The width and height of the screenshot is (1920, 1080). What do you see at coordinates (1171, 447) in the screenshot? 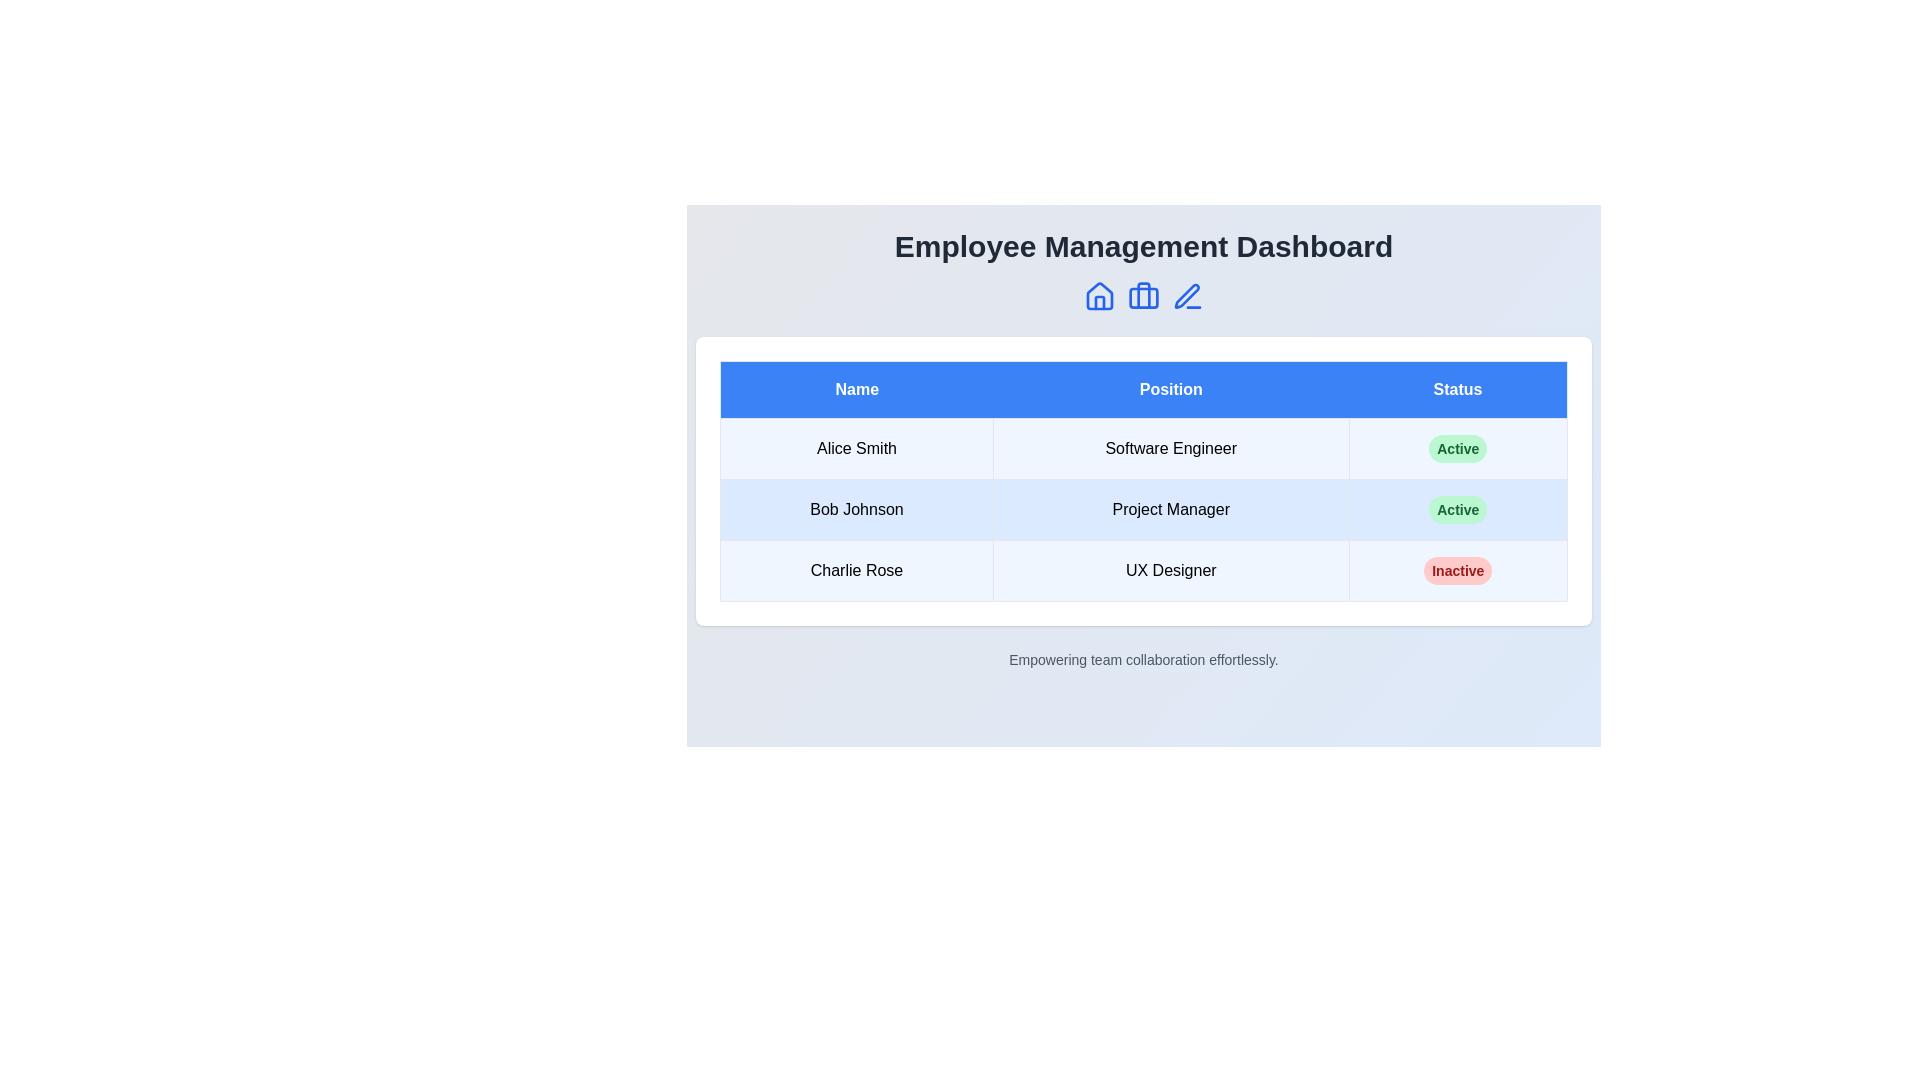
I see `the static text field displaying 'Software Engineer', which is styled with a bold sans-serif font and is centered in its box, located in the middle cell of the employee management table's row under the 'Position' header` at bounding box center [1171, 447].